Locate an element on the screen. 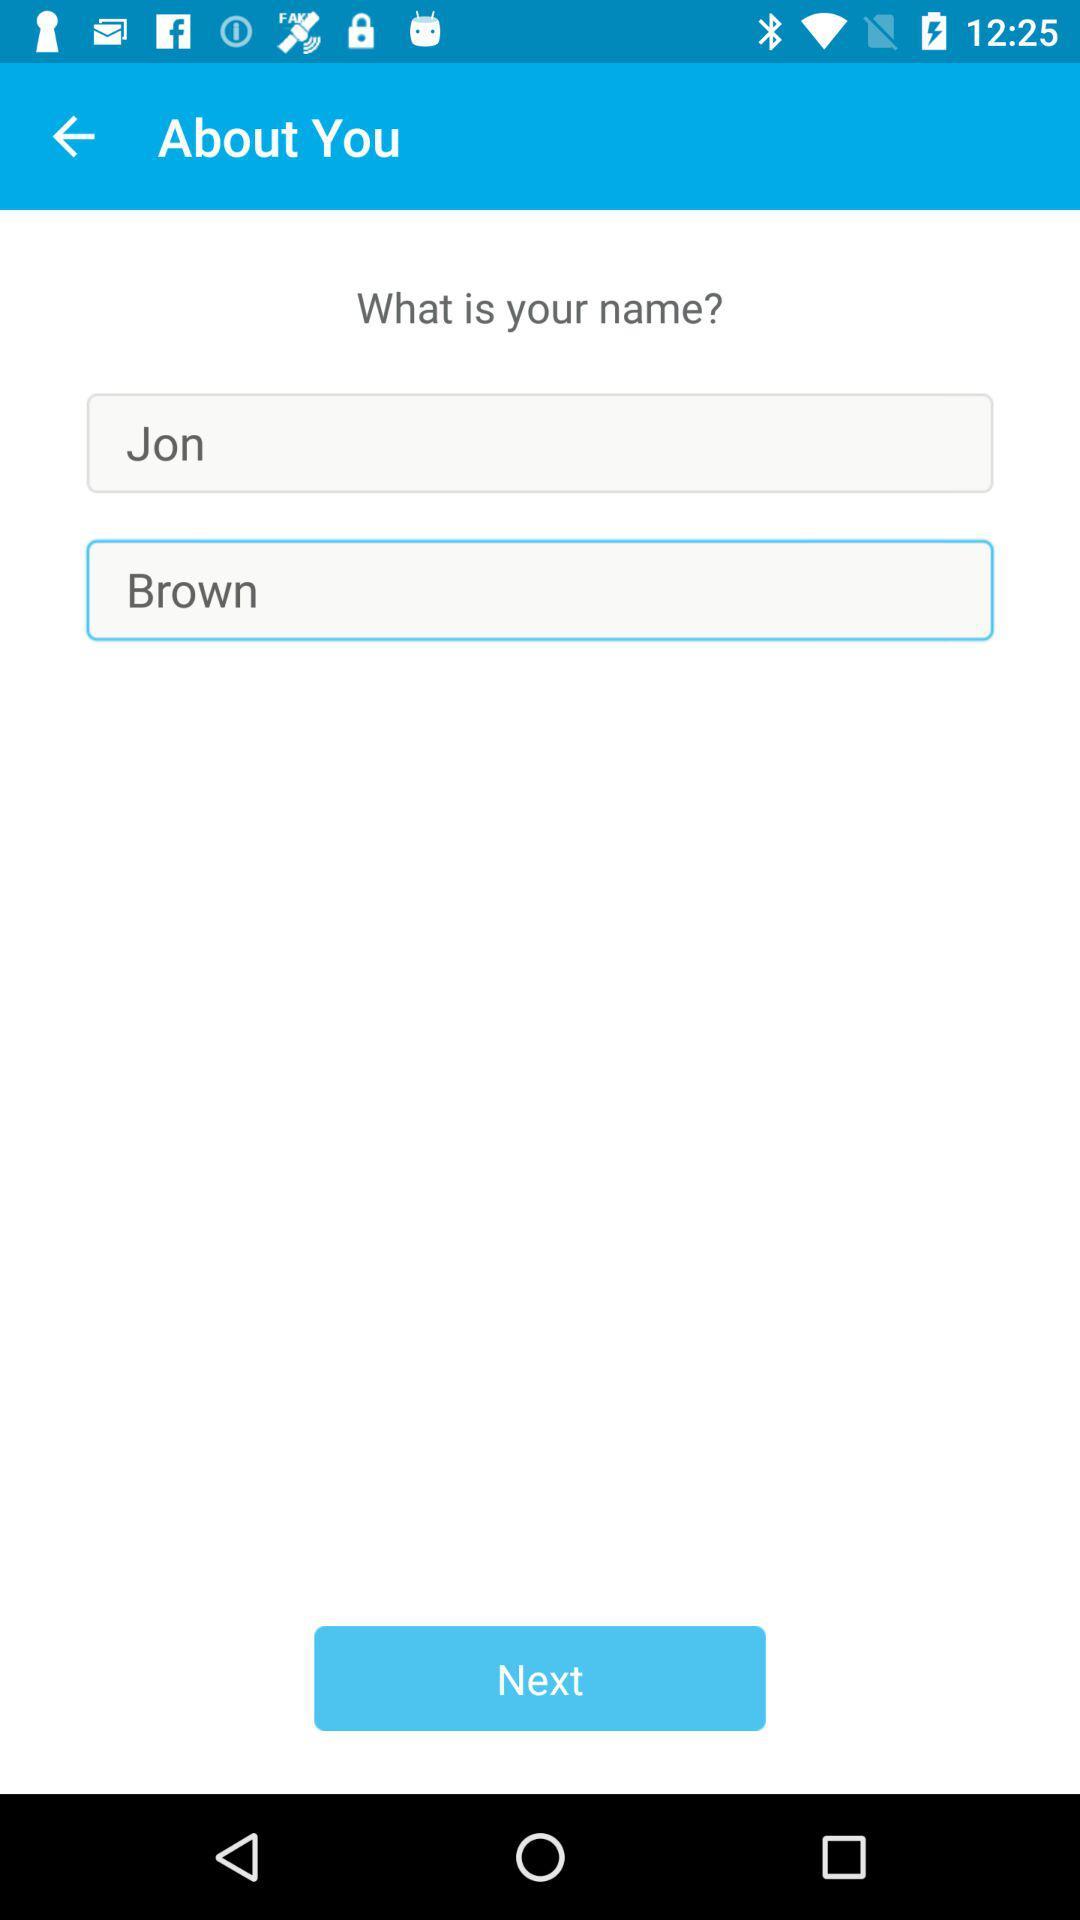 The height and width of the screenshot is (1920, 1080). the next icon is located at coordinates (540, 1678).